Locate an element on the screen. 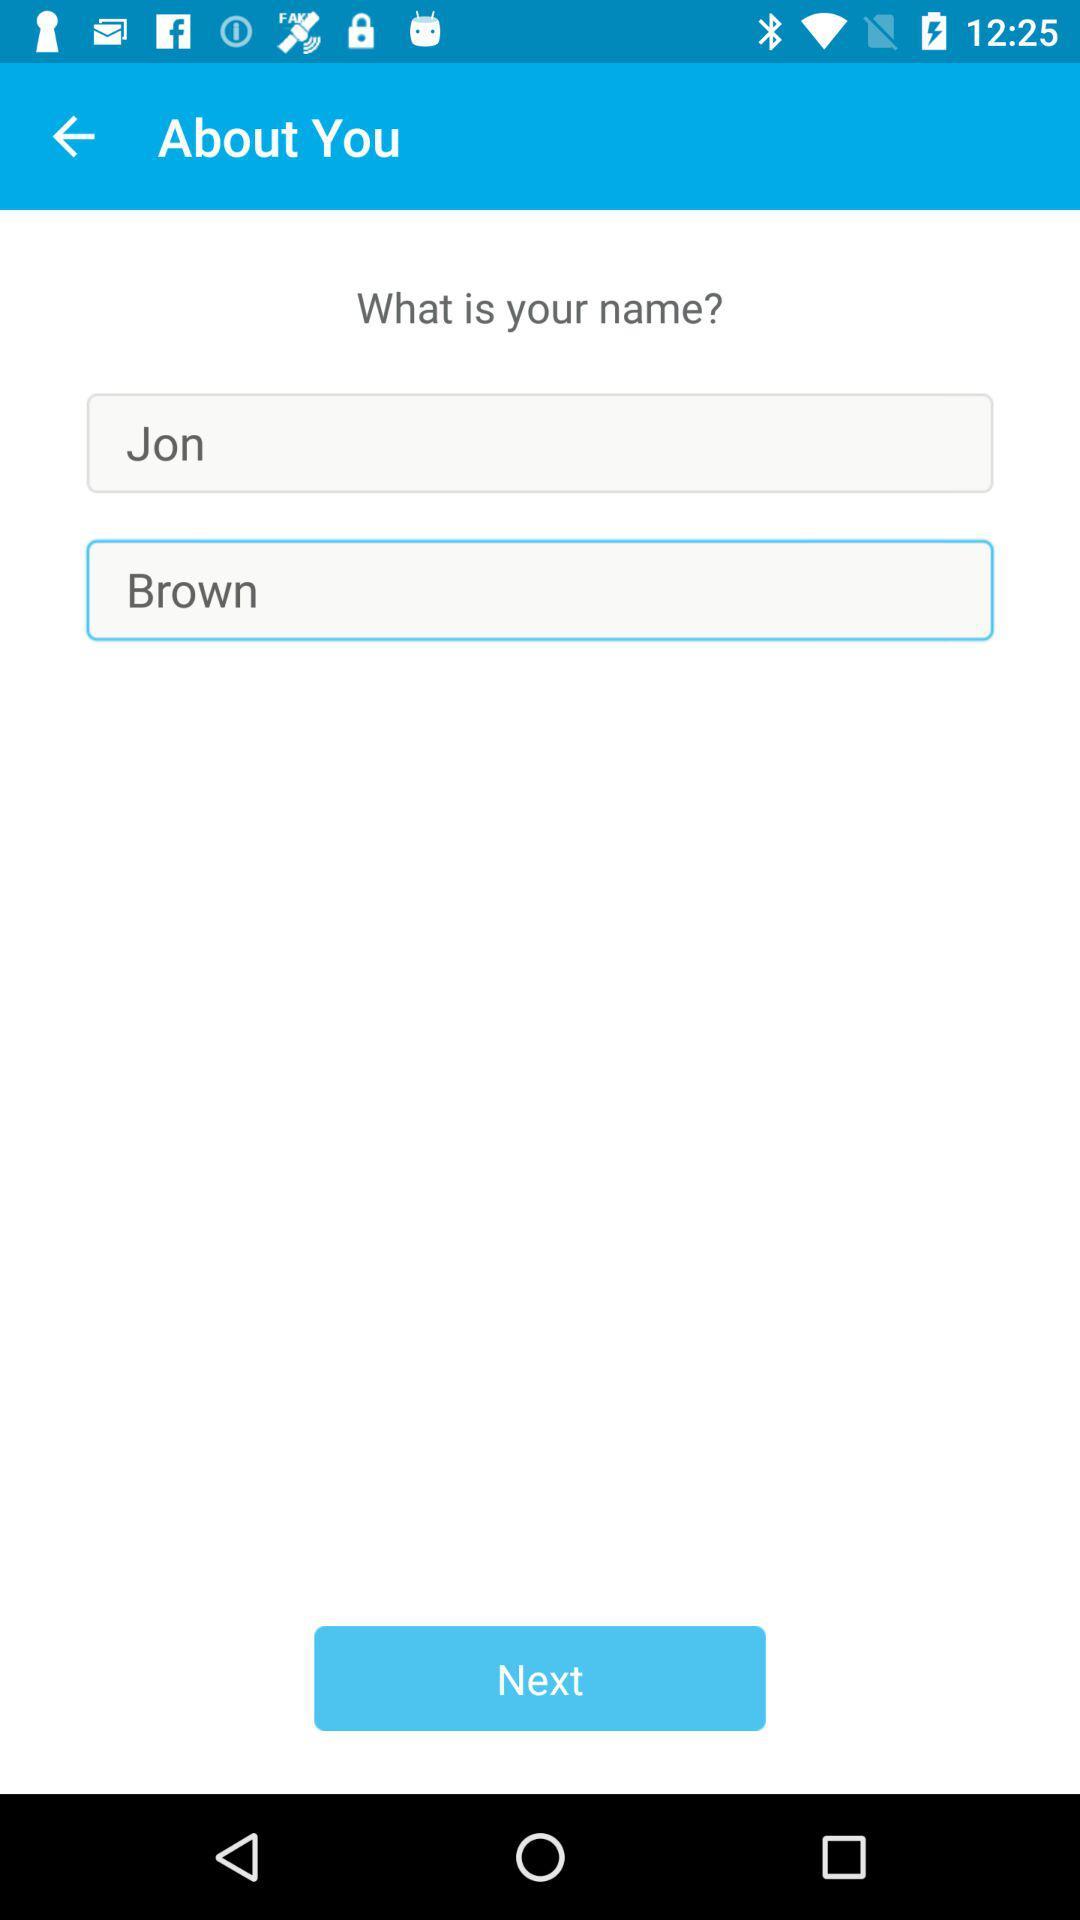 The height and width of the screenshot is (1920, 1080). the next icon is located at coordinates (540, 1678).